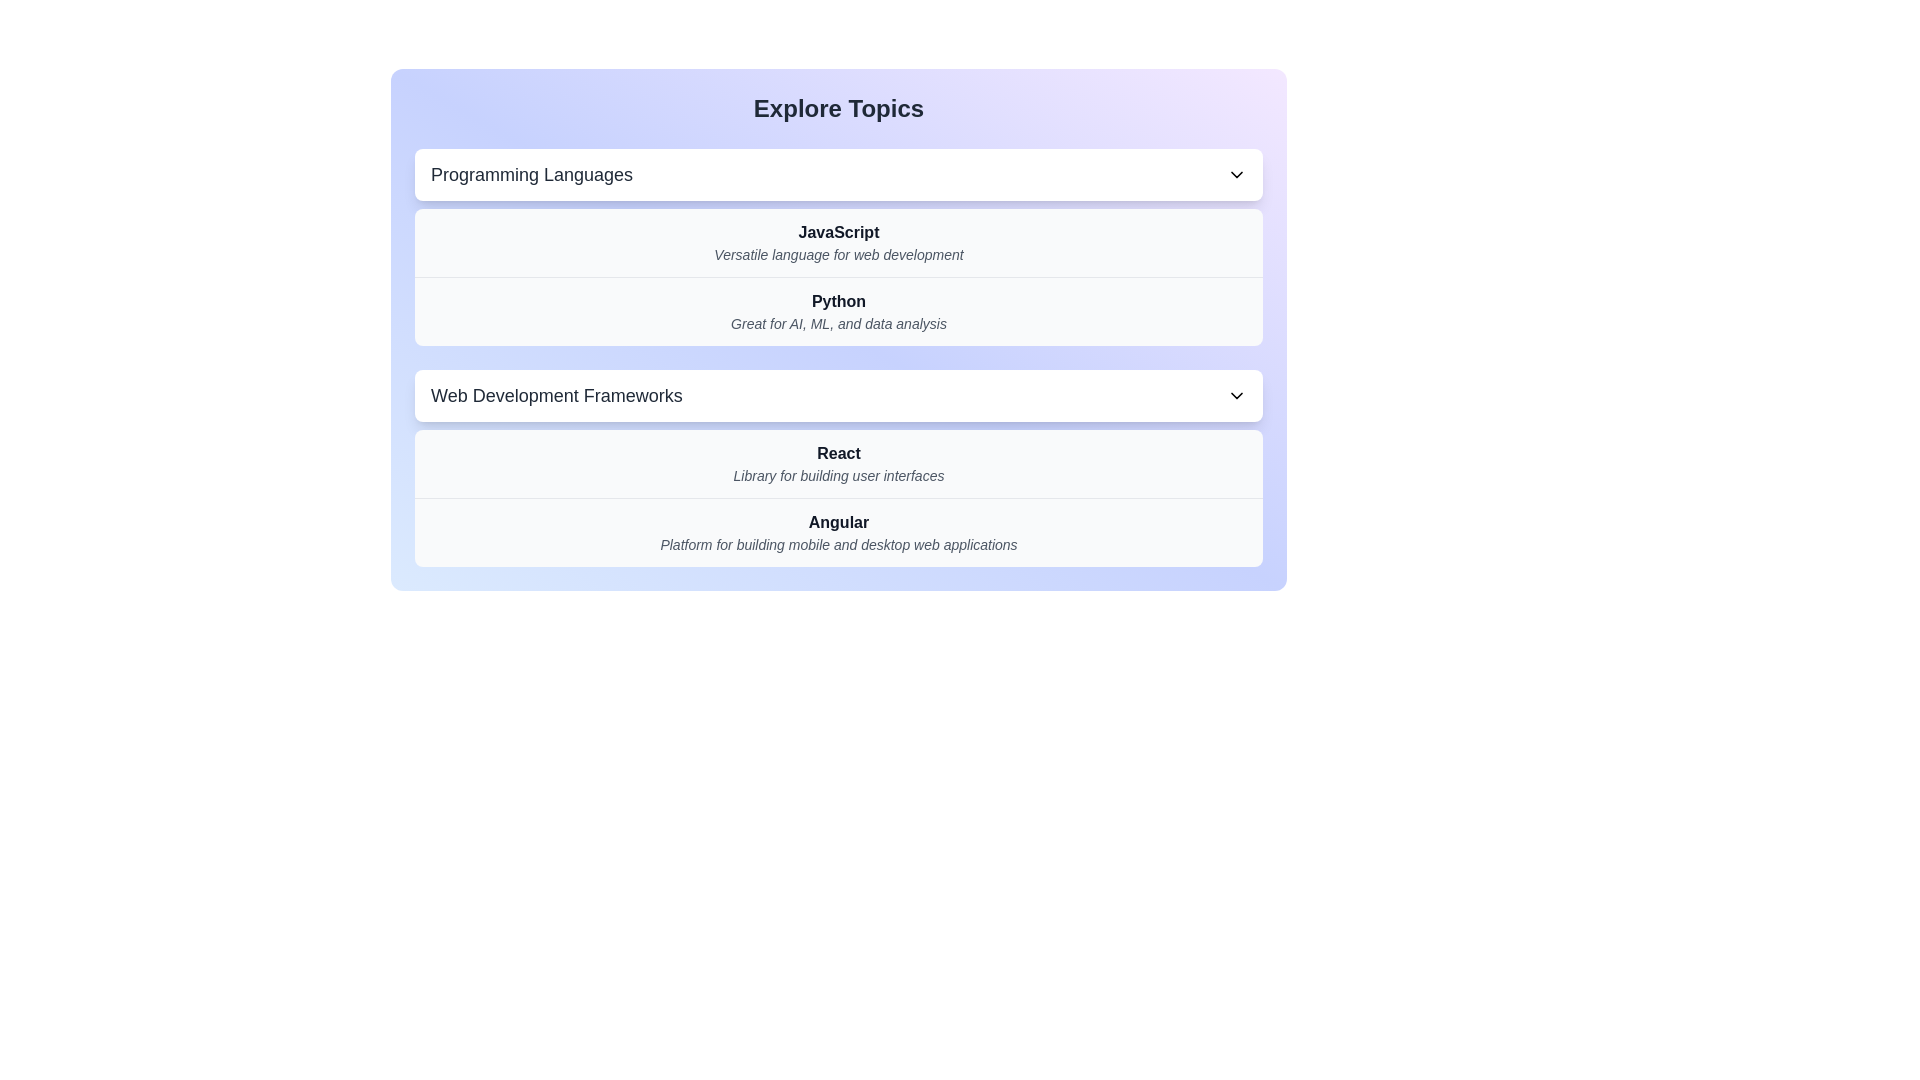 Image resolution: width=1920 pixels, height=1080 pixels. Describe the element at coordinates (1236, 396) in the screenshot. I see `the icon at the rightmost position in the row labeled 'Web Development Frameworks'` at that location.